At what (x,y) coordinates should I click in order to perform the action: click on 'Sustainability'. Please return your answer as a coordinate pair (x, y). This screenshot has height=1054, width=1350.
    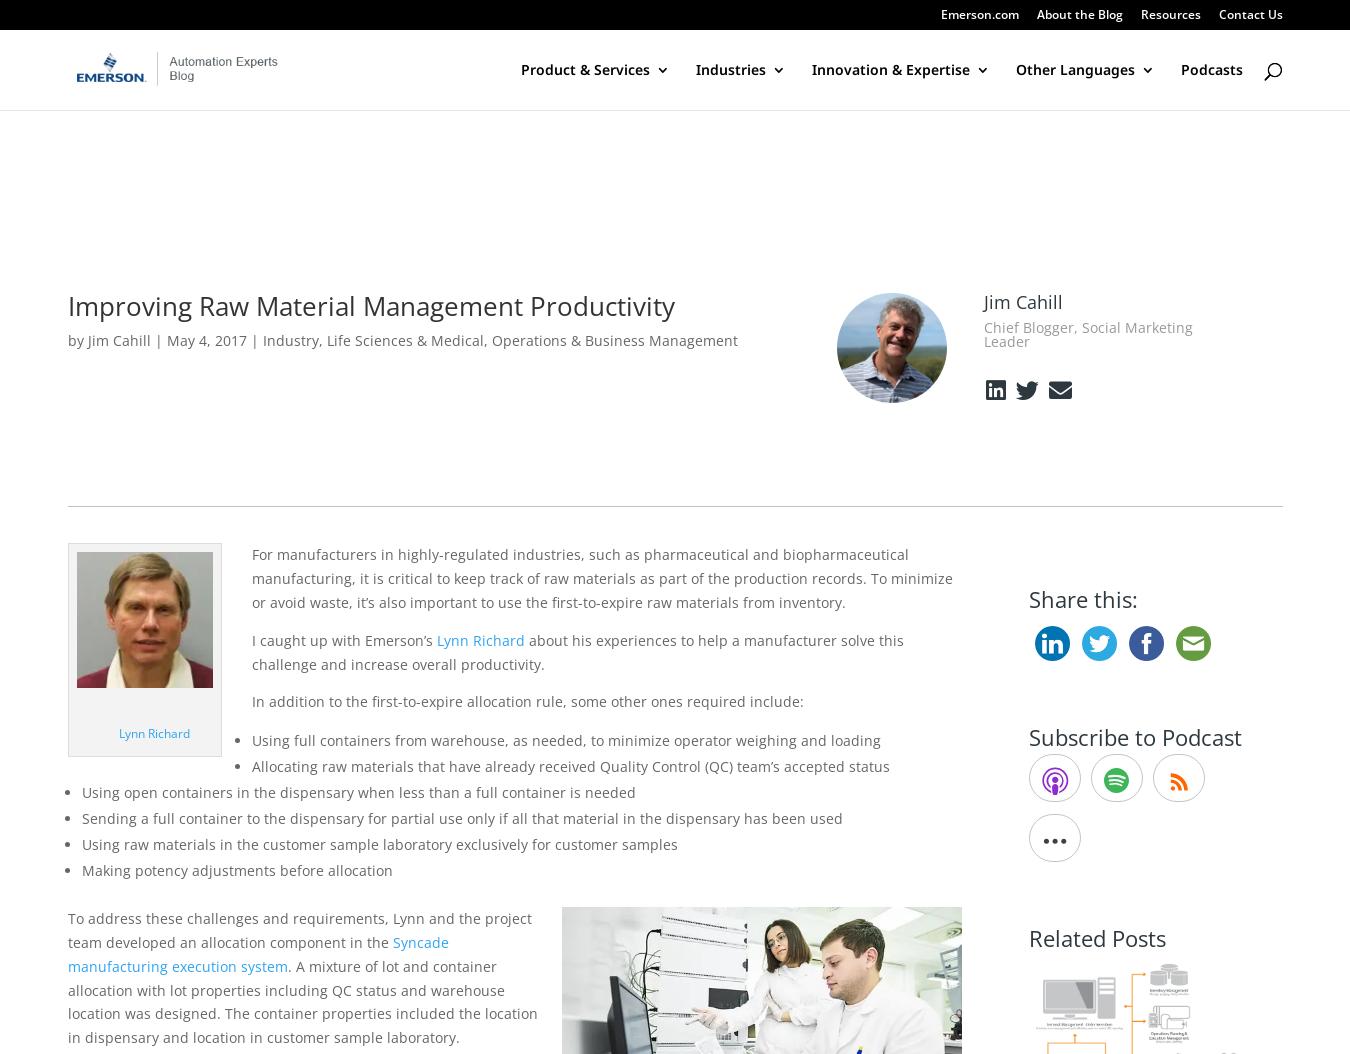
    Looking at the image, I should click on (427, 209).